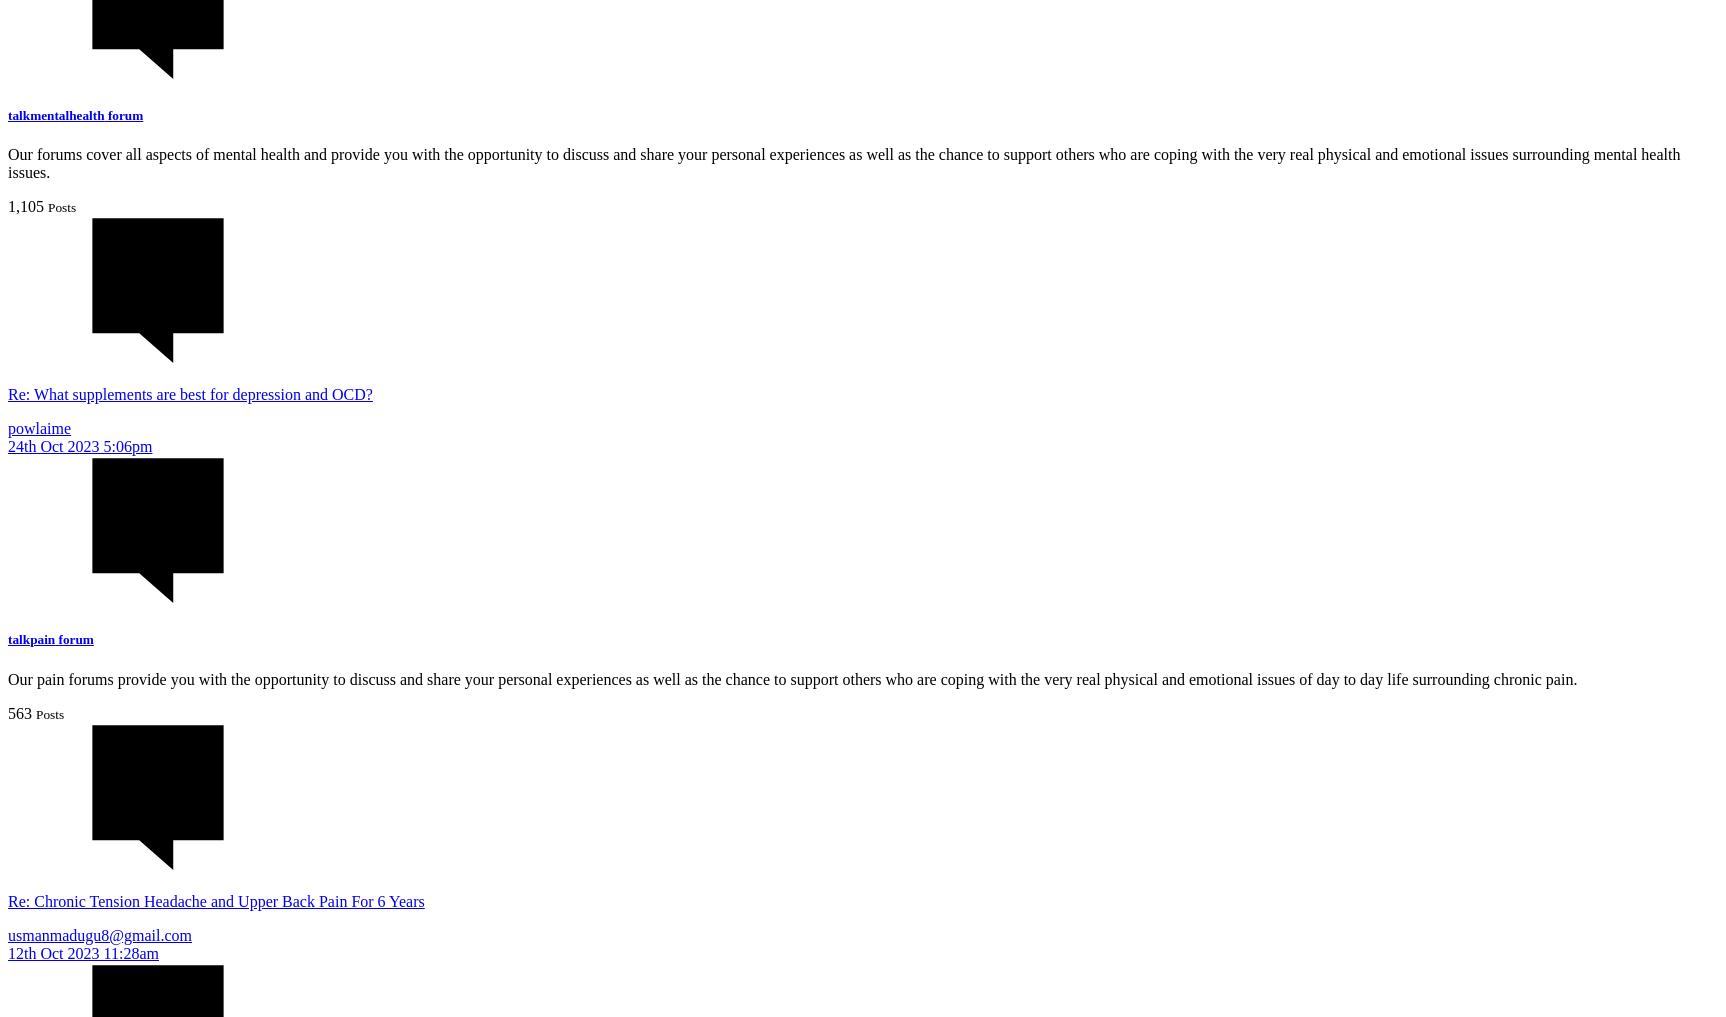 Image resolution: width=1726 pixels, height=1017 pixels. I want to click on '563', so click(20, 711).